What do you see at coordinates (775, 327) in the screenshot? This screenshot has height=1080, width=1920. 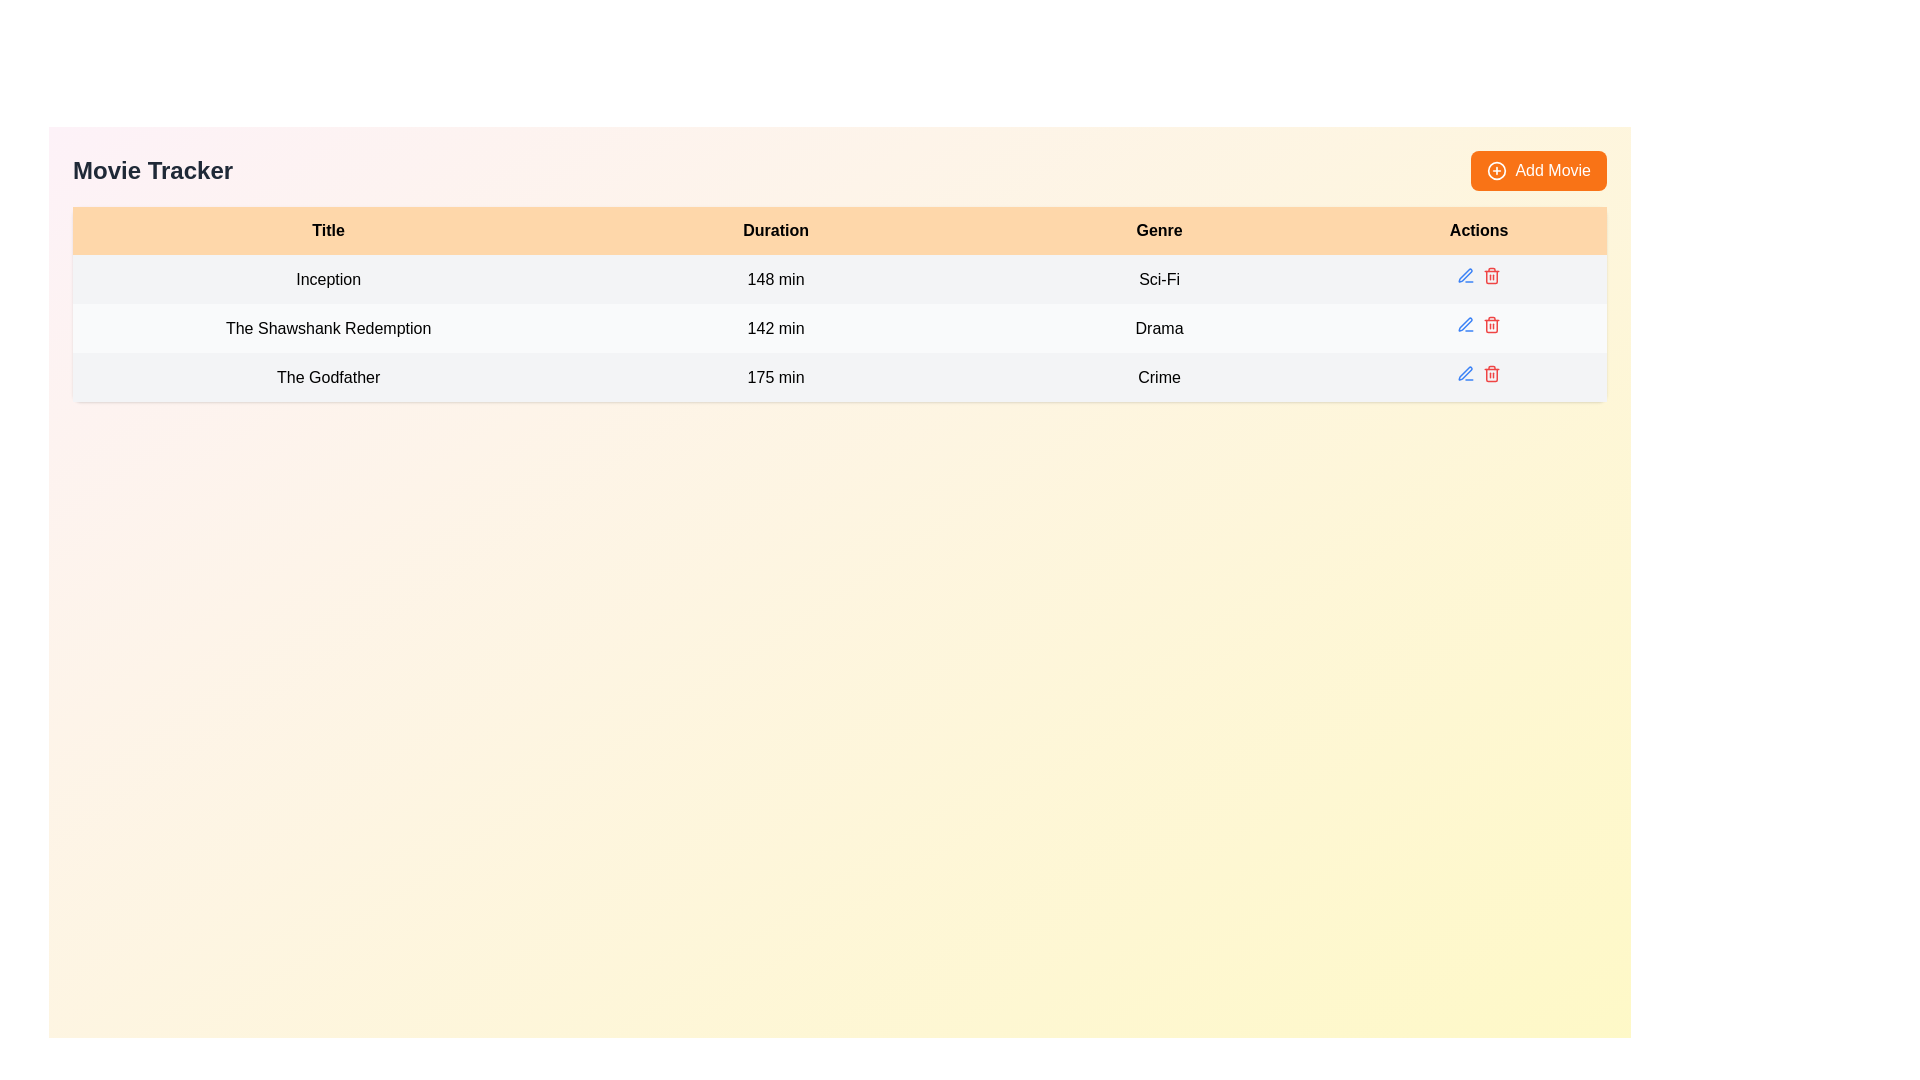 I see `the text displaying '142 min' in the 'Duration' column for the movie 'The Shawshank Redemption'` at bounding box center [775, 327].